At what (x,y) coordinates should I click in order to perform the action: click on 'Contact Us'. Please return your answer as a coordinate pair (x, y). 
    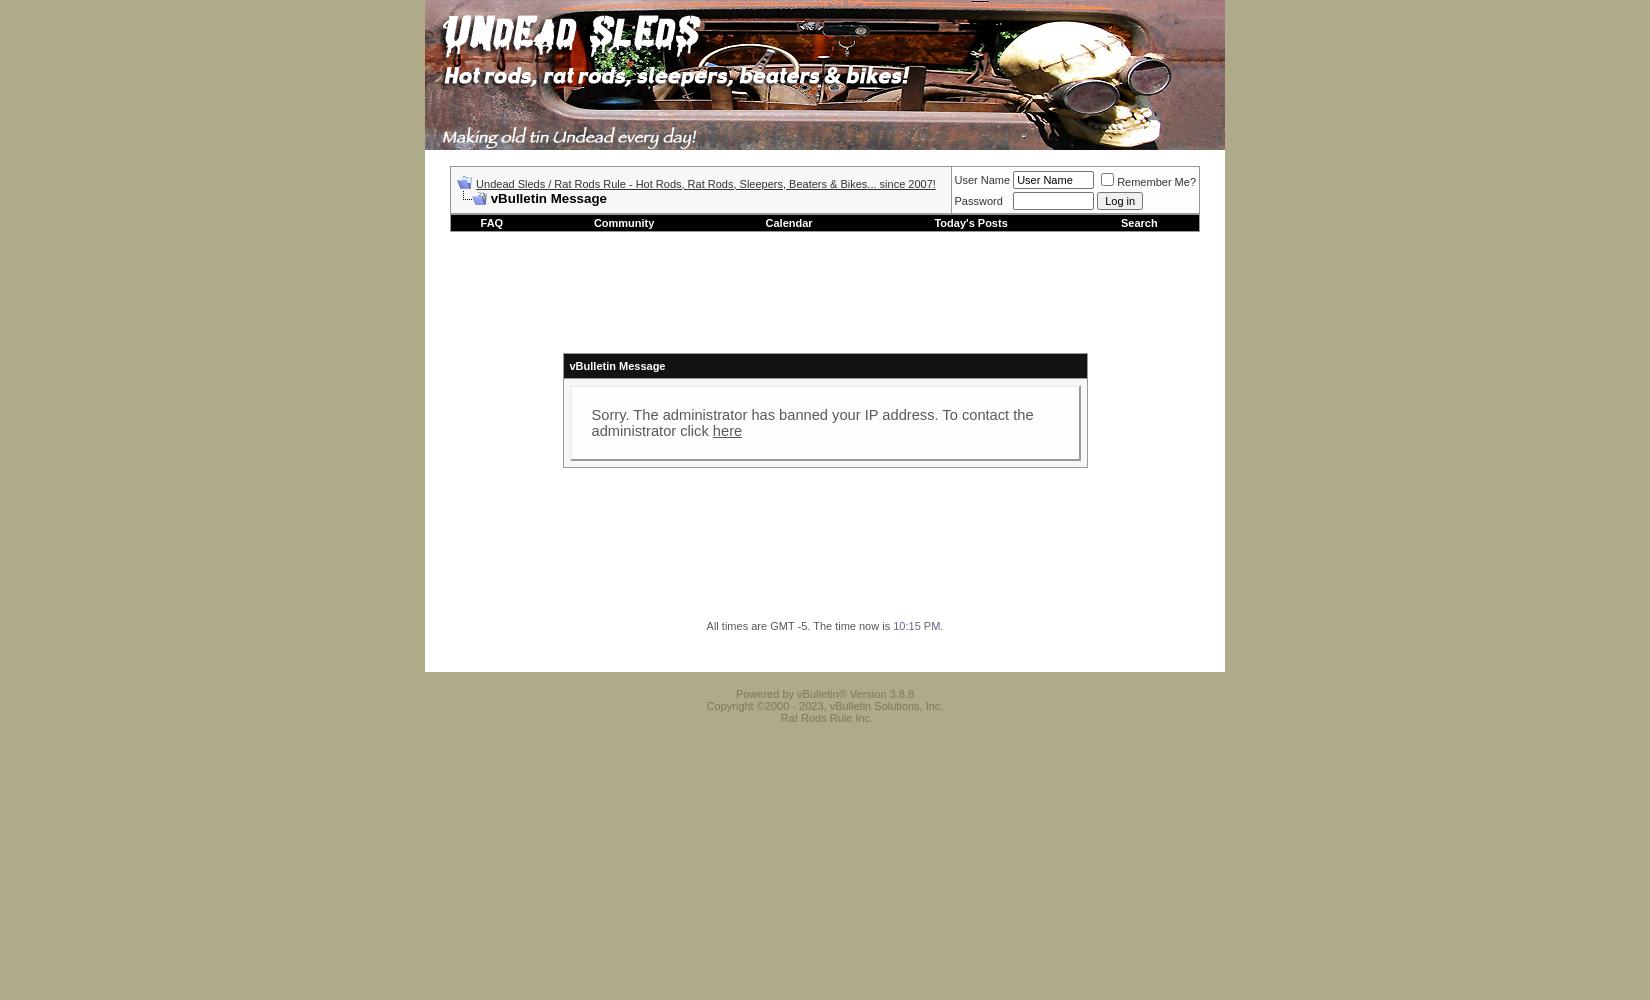
    Looking at the image, I should click on (615, 660).